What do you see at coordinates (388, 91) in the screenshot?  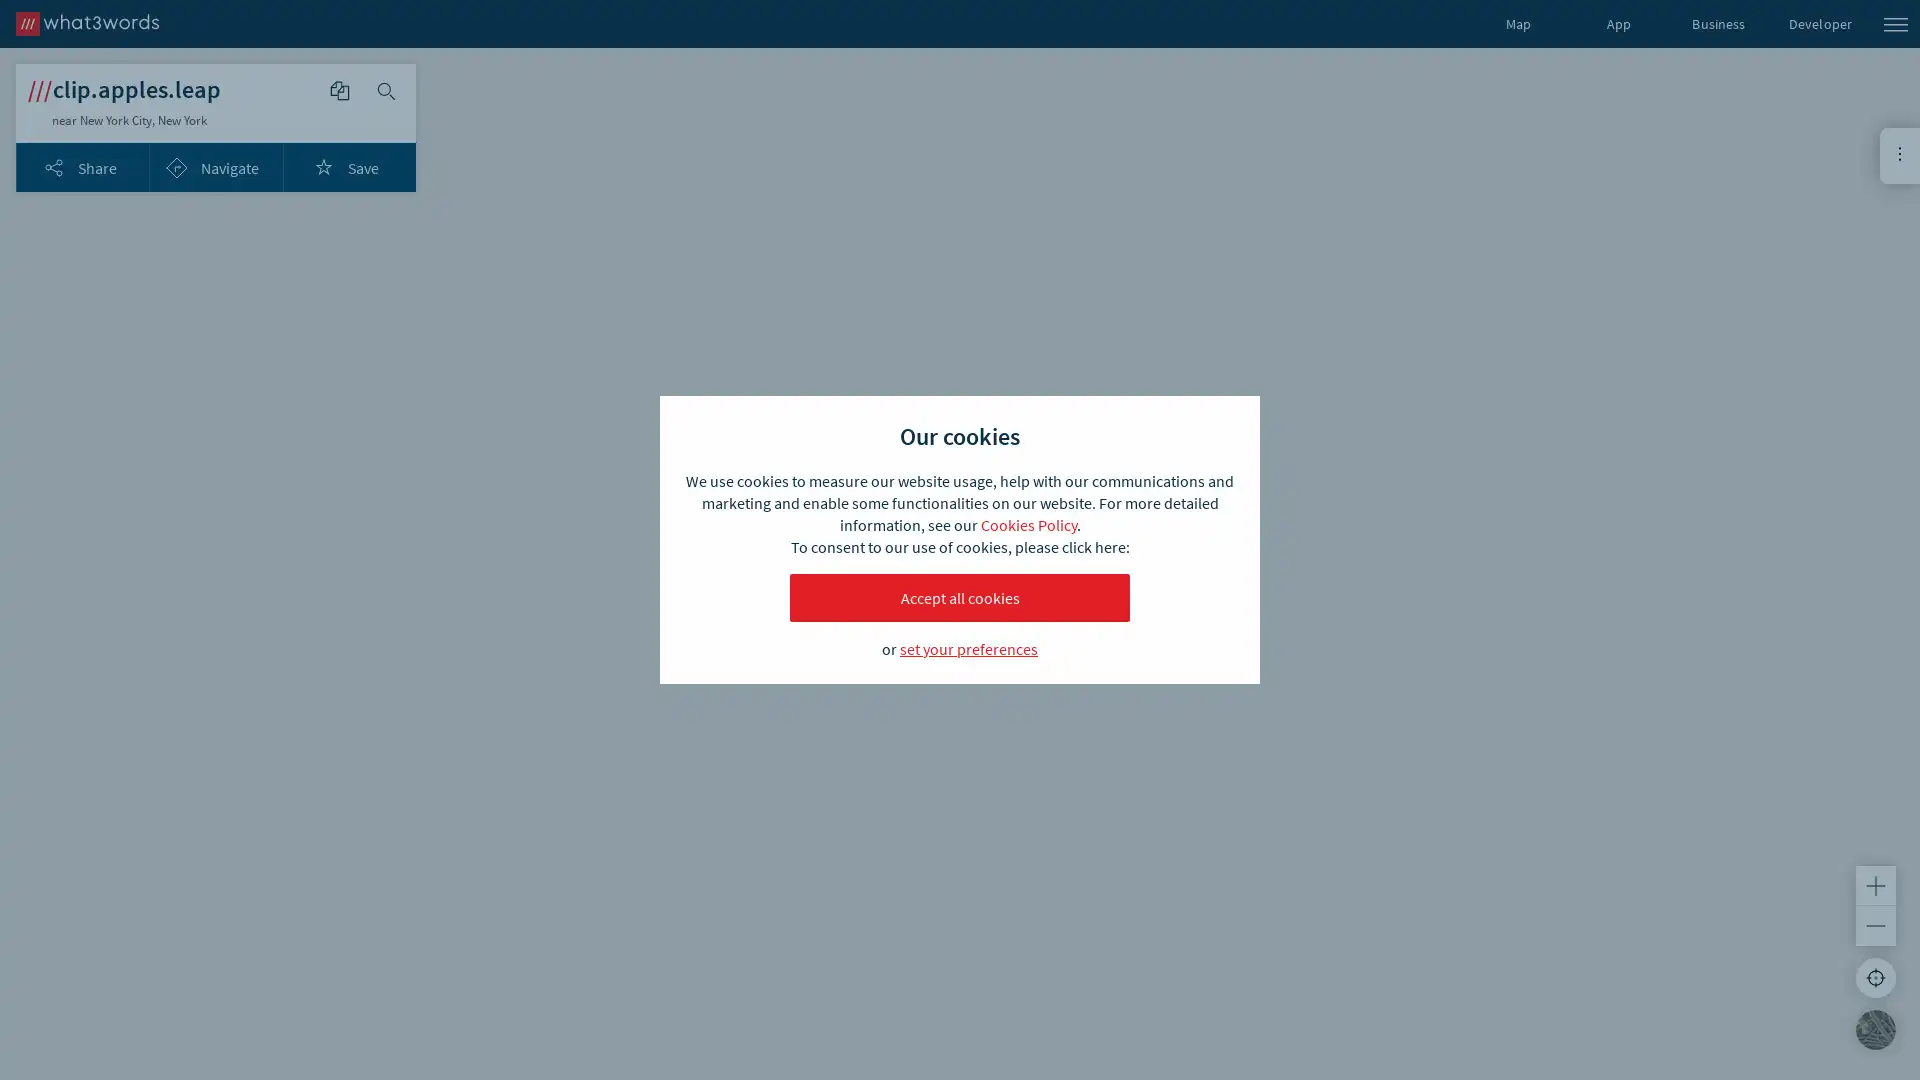 I see `Search` at bounding box center [388, 91].